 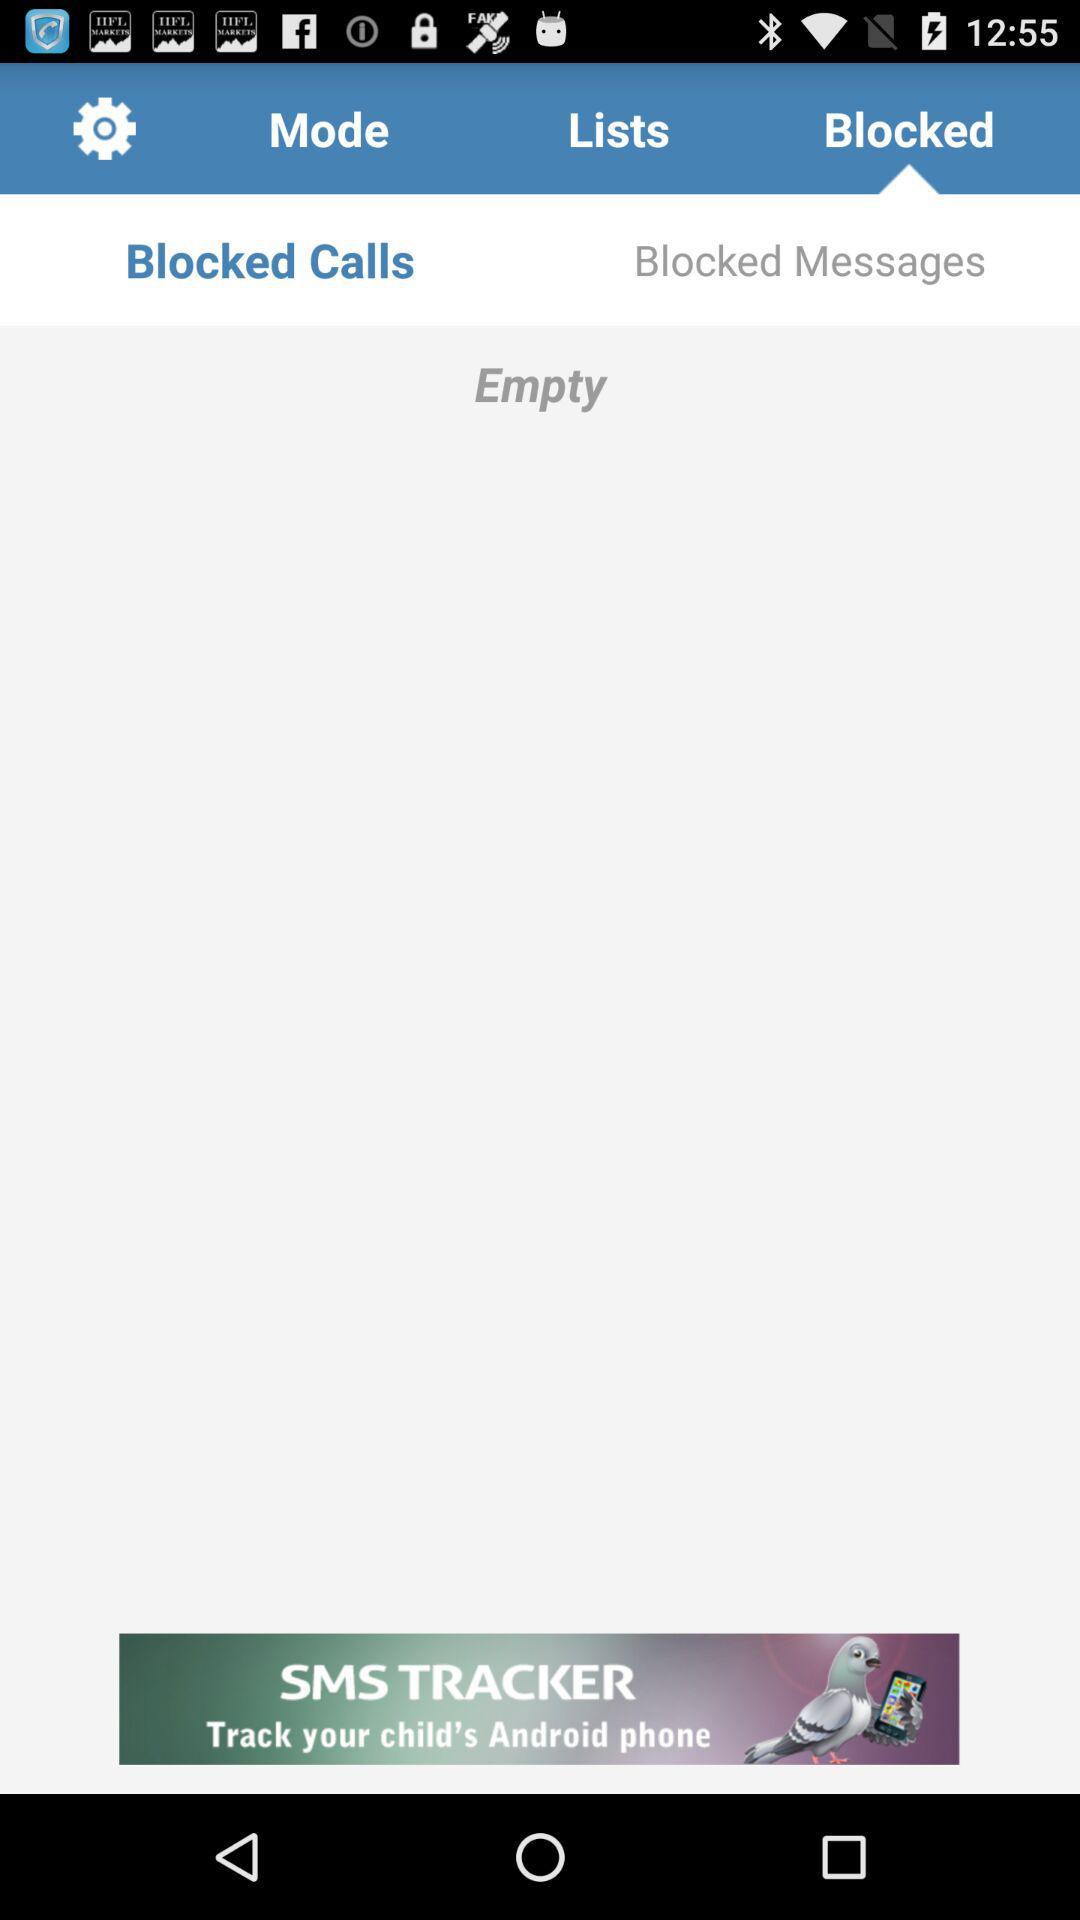 I want to click on the app next to the lists, so click(x=327, y=127).